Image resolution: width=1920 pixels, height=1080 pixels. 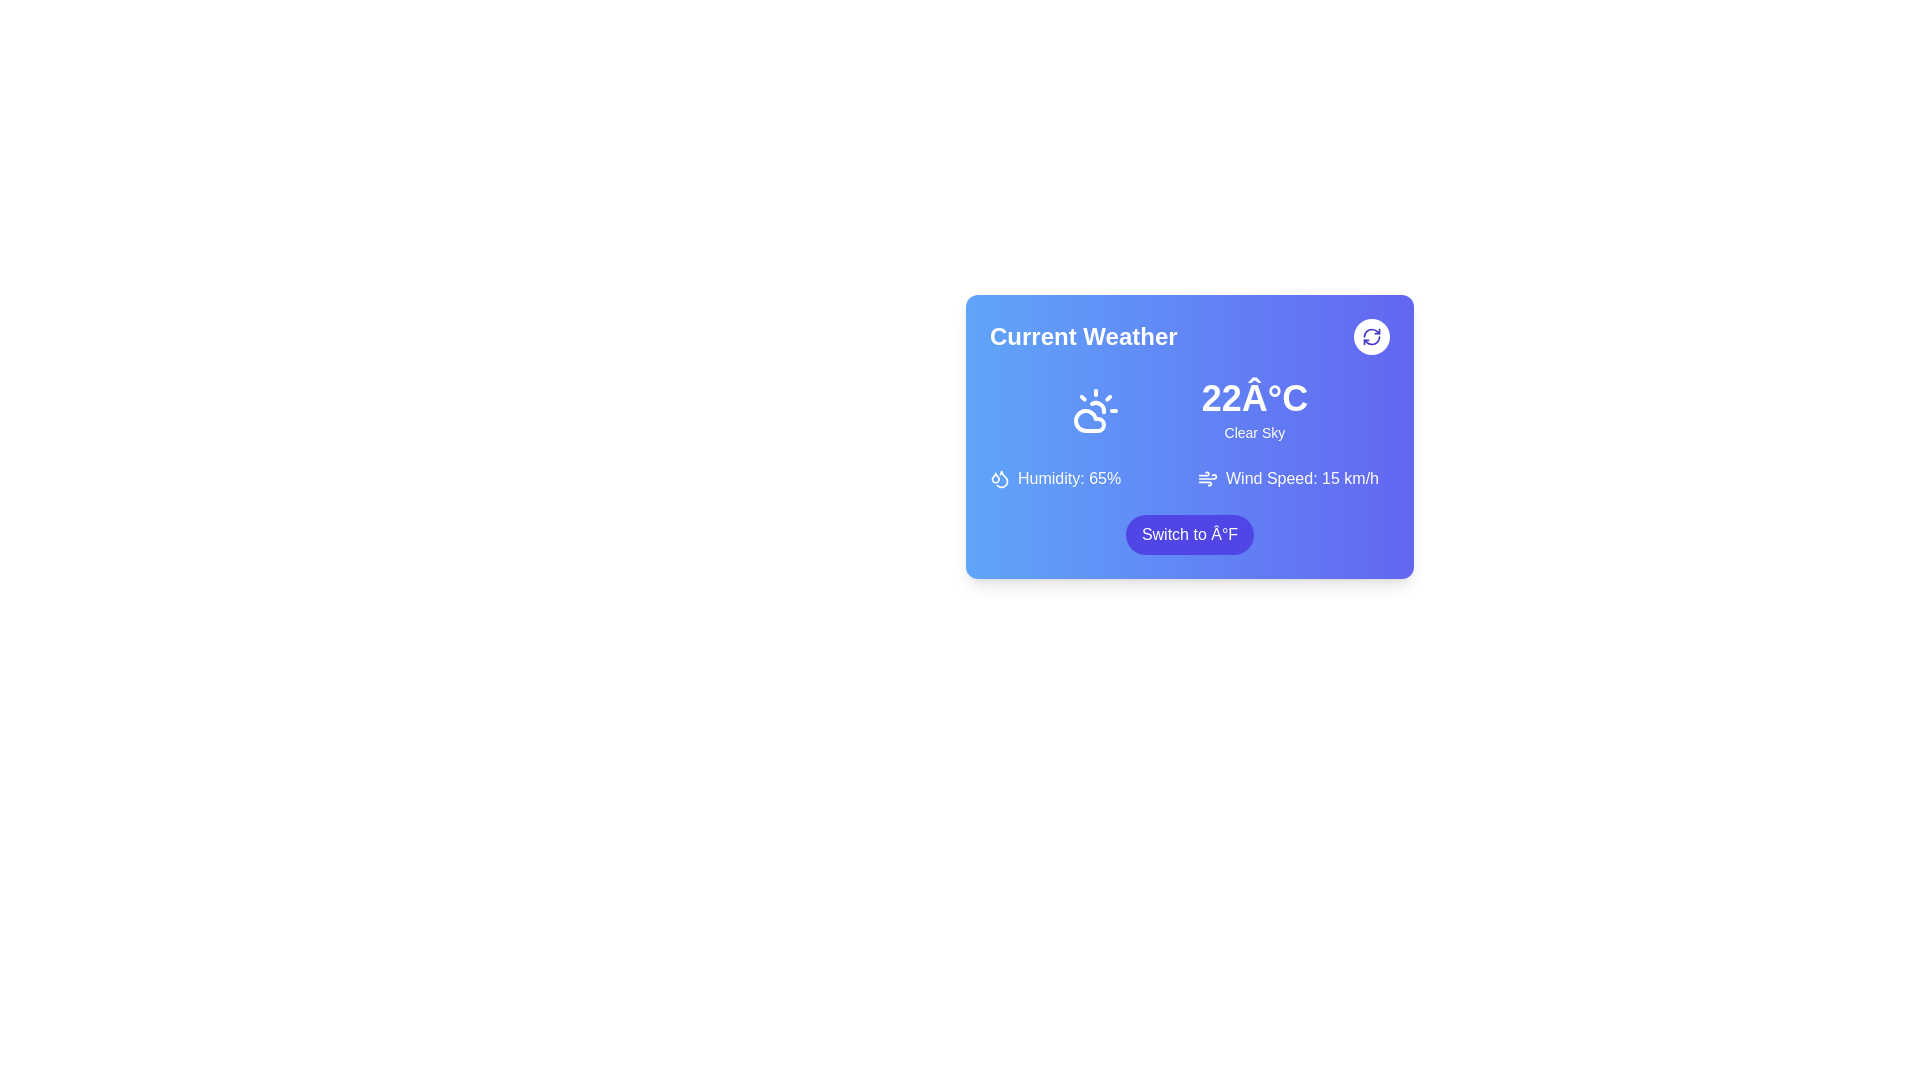 What do you see at coordinates (1302, 478) in the screenshot?
I see `the Text Label displaying the current wind speed of 15 km/h, located within the weather information card component` at bounding box center [1302, 478].